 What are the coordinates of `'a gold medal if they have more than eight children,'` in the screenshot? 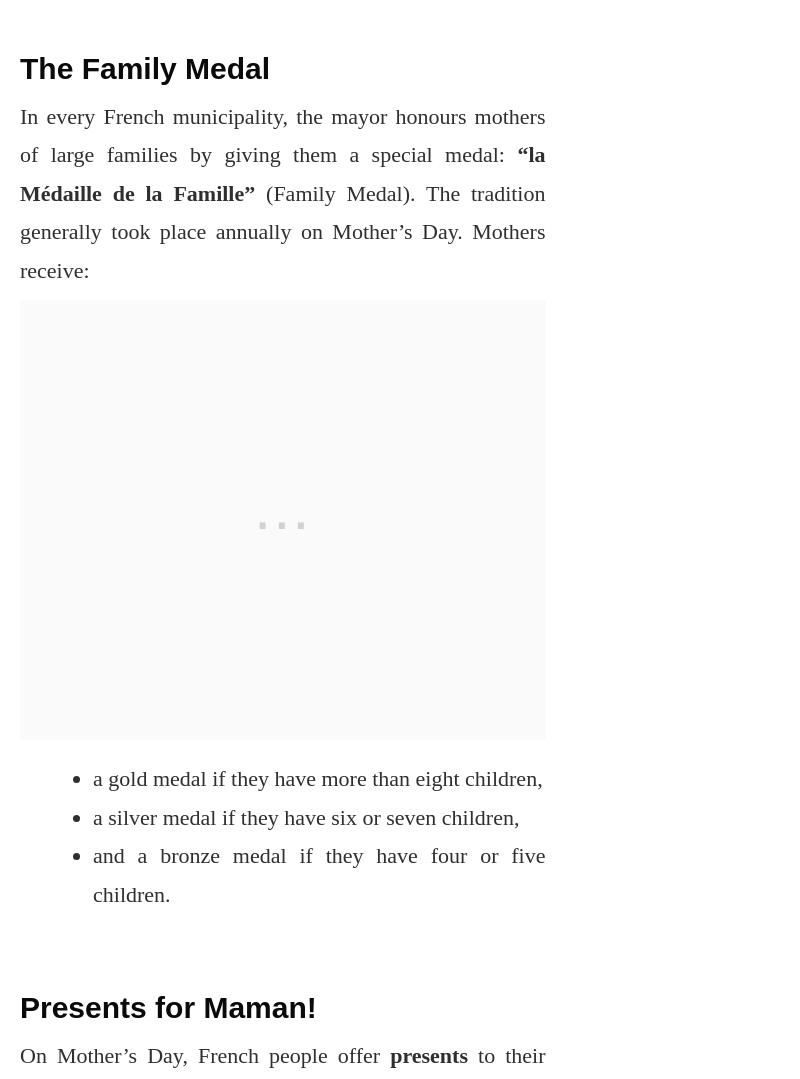 It's located at (316, 778).